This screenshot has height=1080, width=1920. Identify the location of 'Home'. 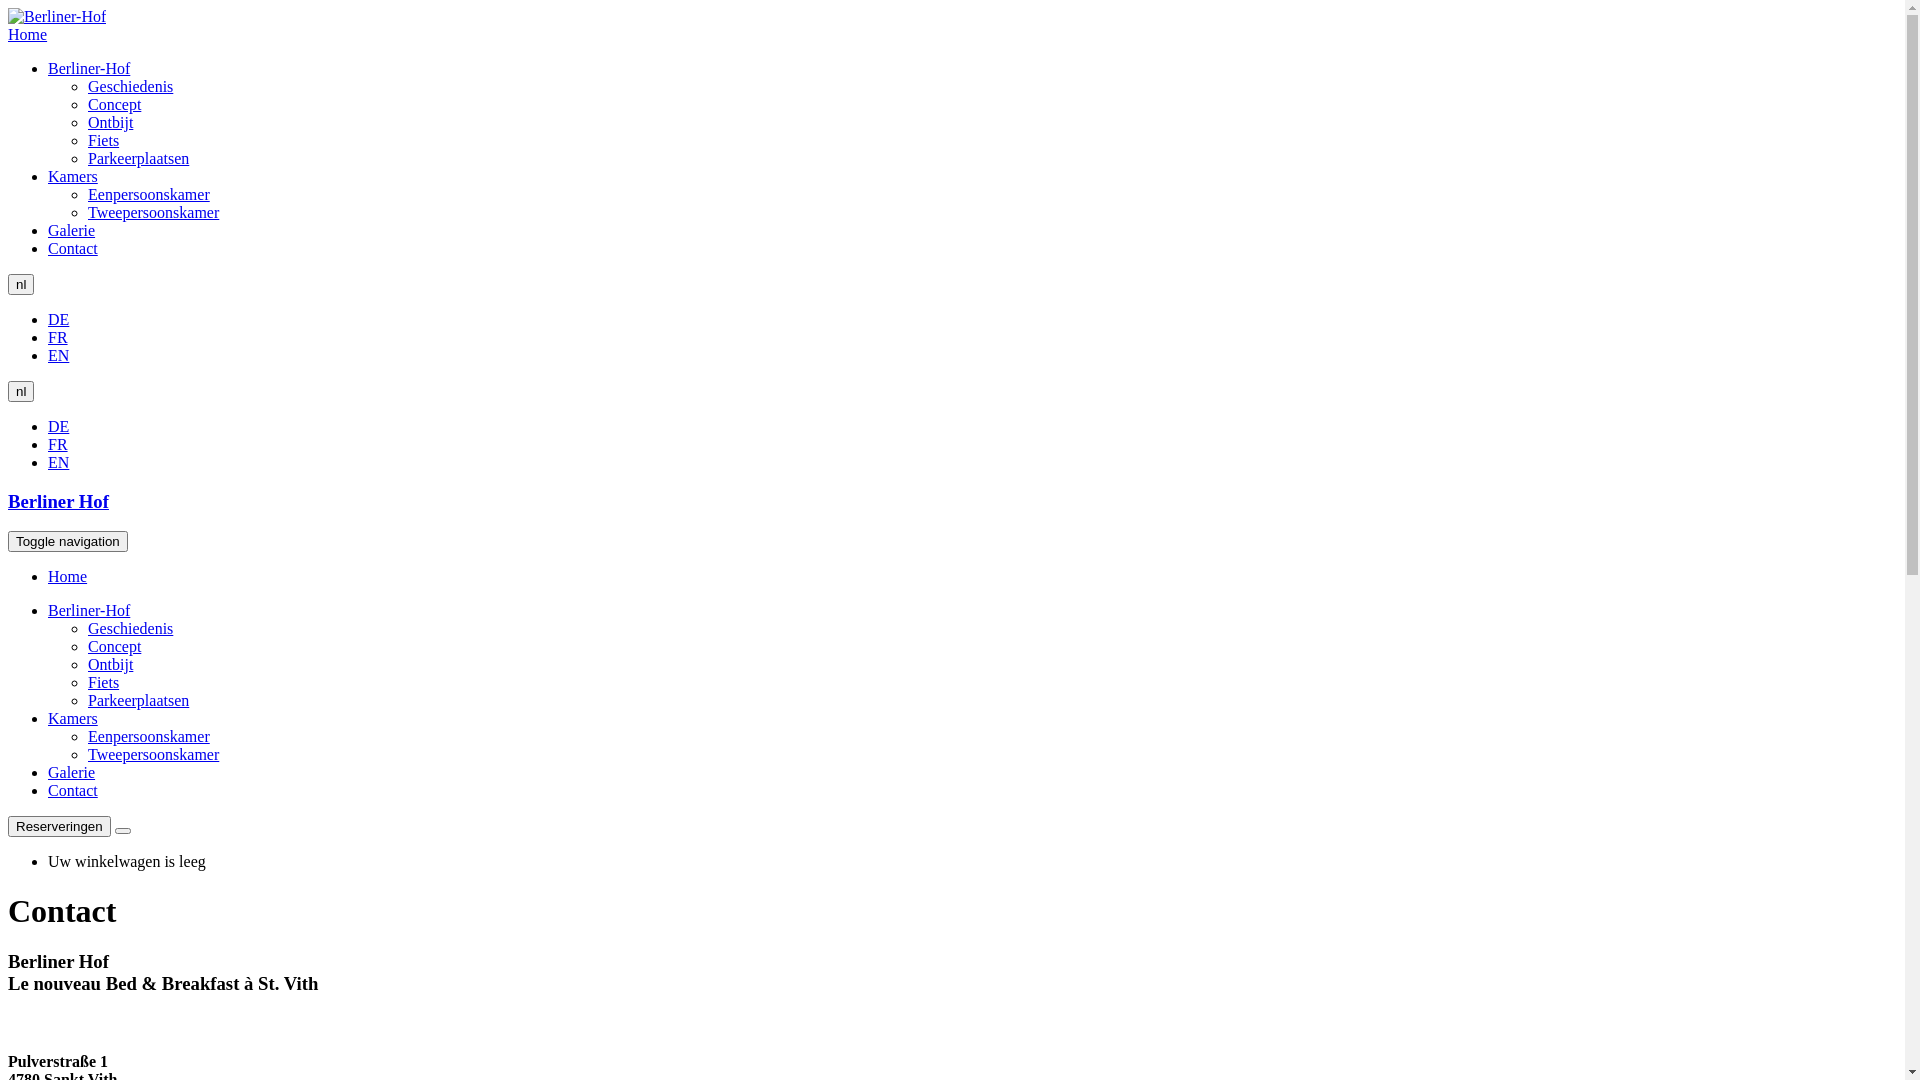
(57, 16).